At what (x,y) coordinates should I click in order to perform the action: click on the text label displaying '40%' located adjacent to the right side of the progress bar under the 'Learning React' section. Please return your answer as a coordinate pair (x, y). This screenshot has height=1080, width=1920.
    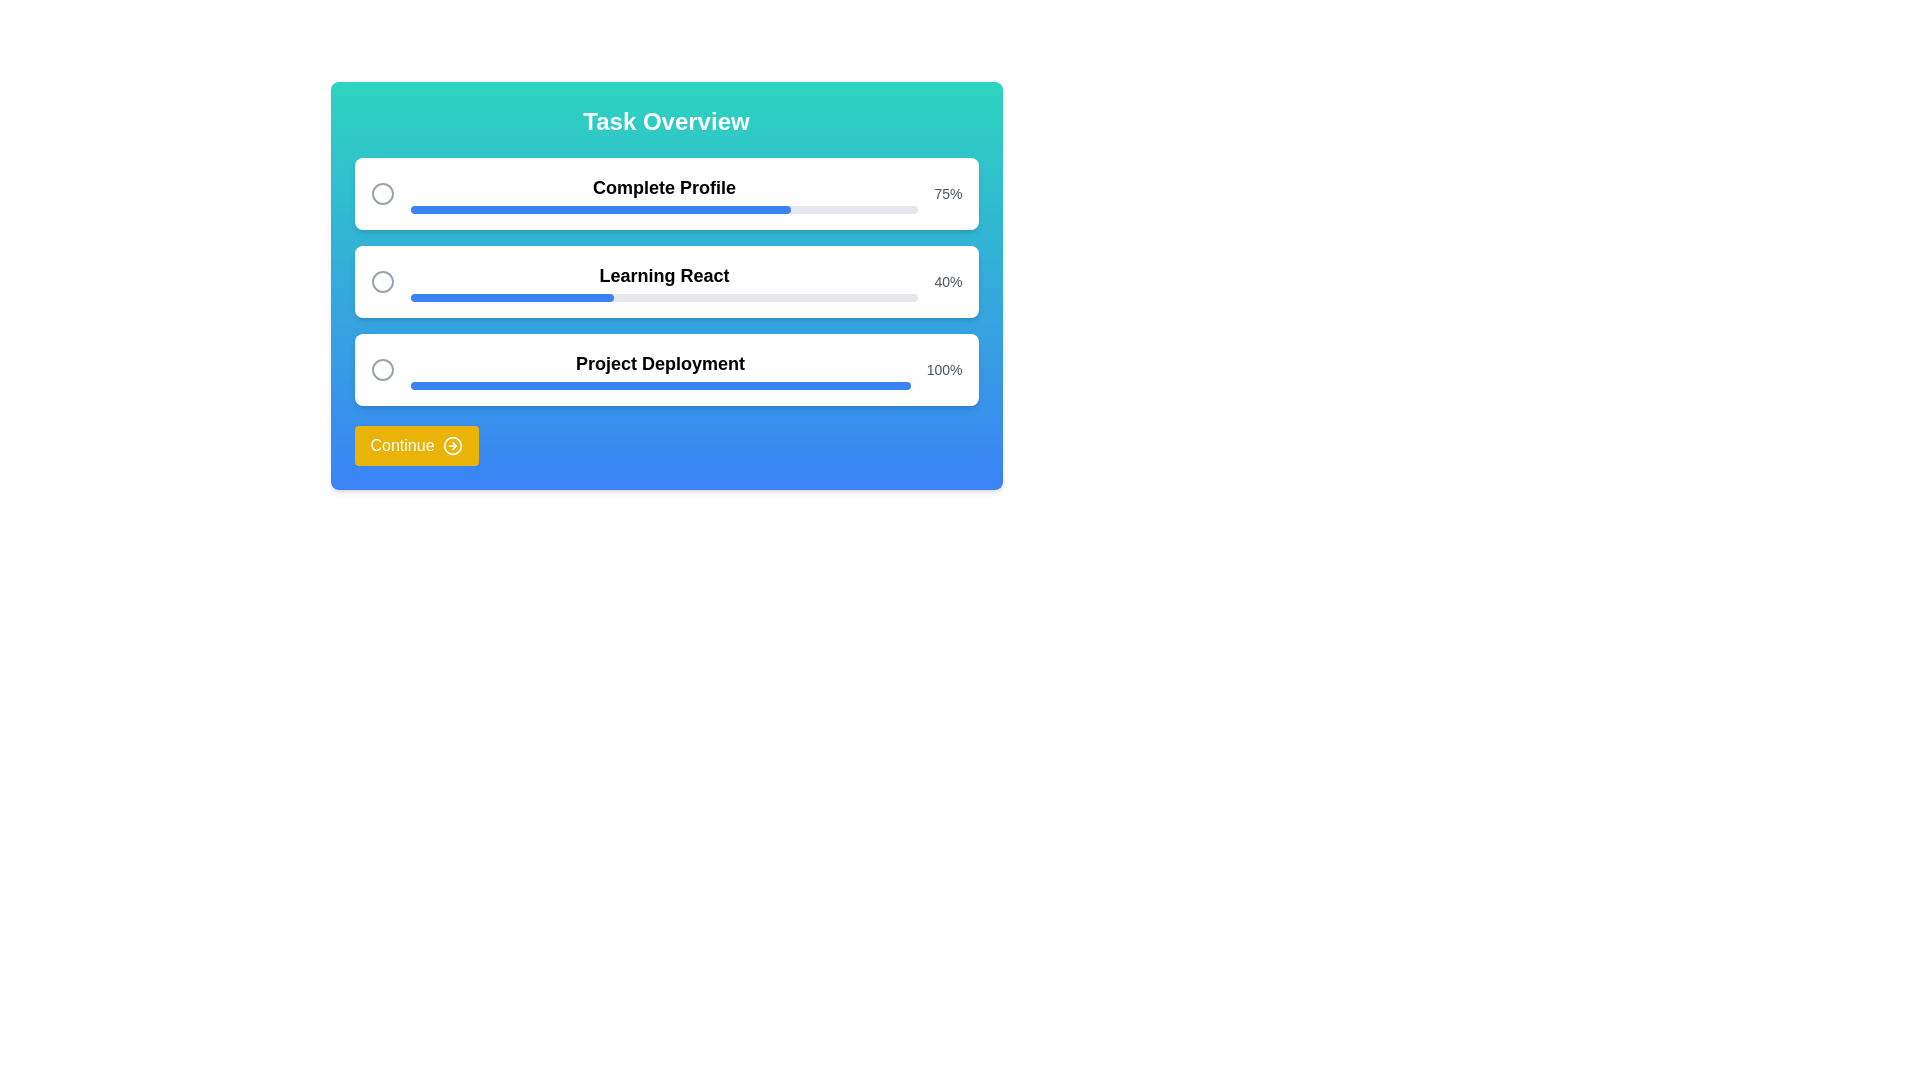
    Looking at the image, I should click on (947, 281).